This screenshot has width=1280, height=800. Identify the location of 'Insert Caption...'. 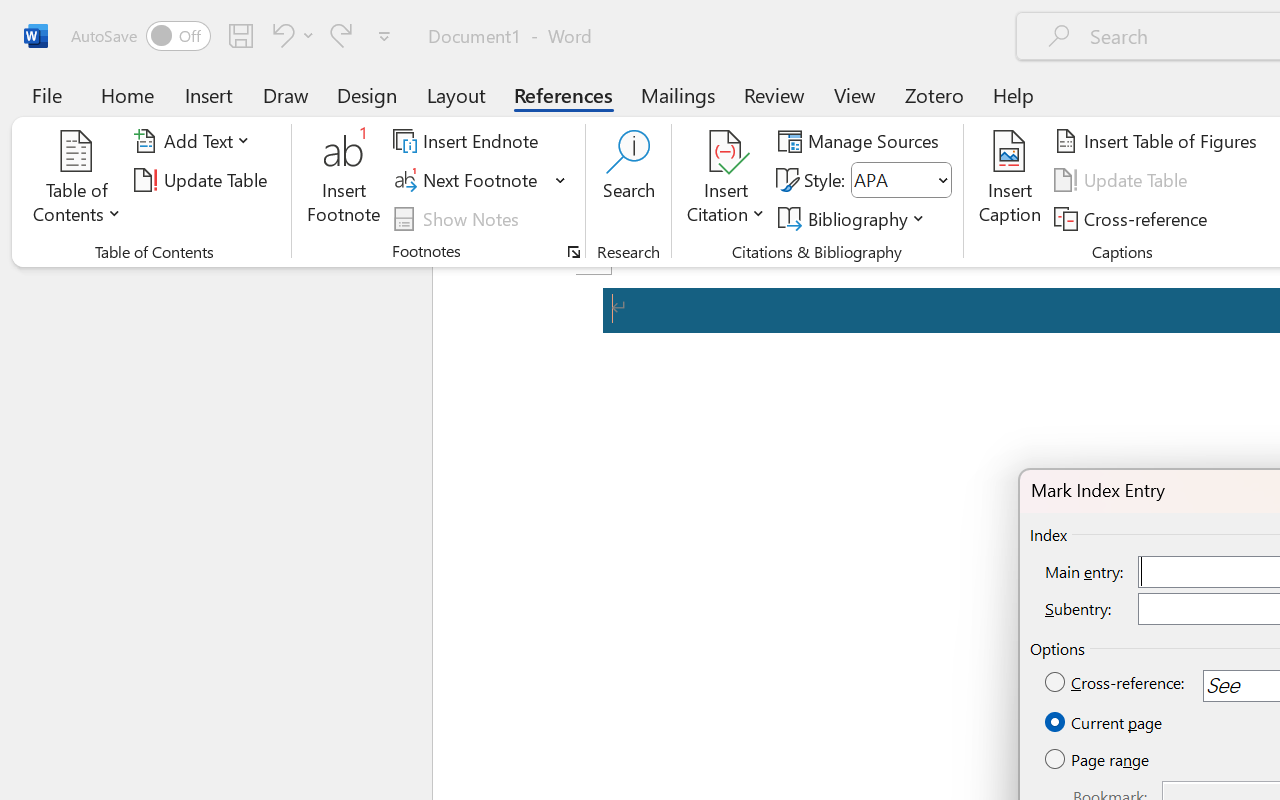
(1009, 179).